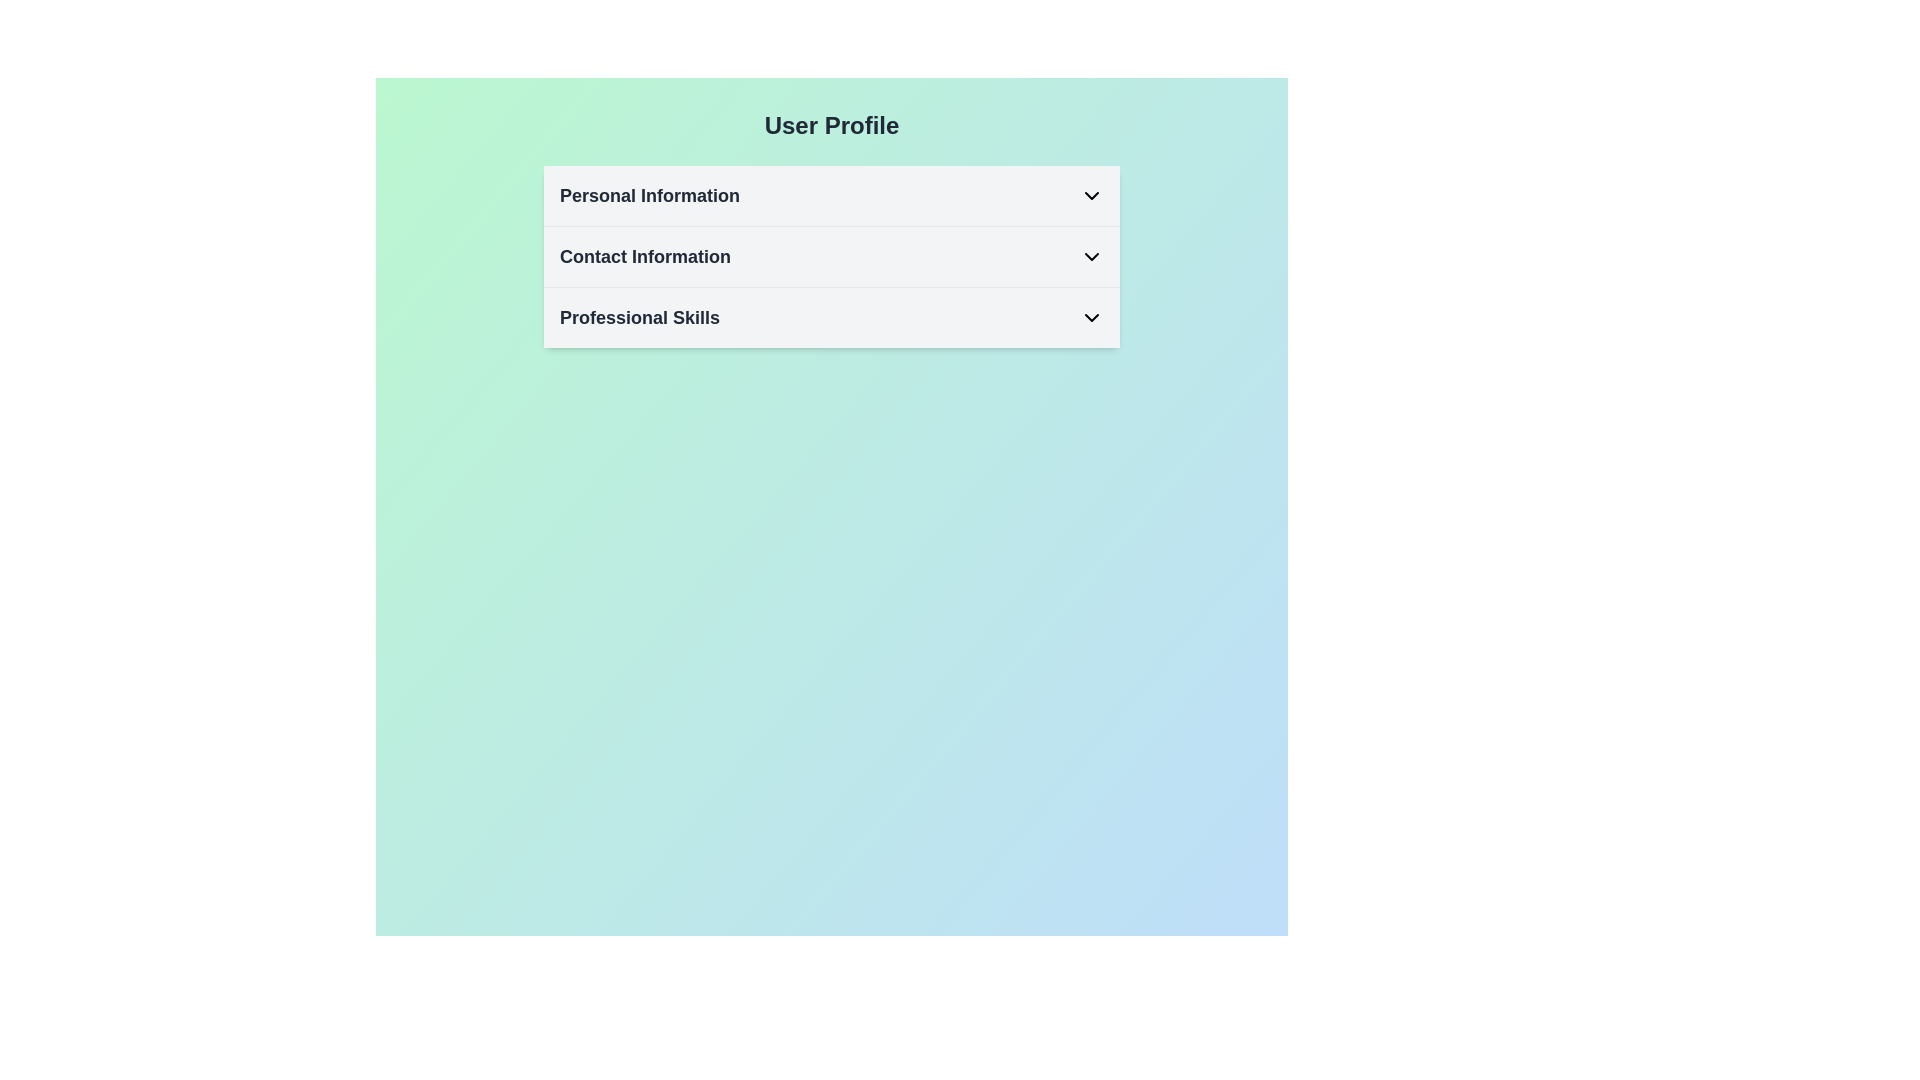 This screenshot has width=1920, height=1080. What do you see at coordinates (645, 256) in the screenshot?
I see `the 'Contact Information' text label, which is the second item in the vertical list under the 'User Profile' heading` at bounding box center [645, 256].